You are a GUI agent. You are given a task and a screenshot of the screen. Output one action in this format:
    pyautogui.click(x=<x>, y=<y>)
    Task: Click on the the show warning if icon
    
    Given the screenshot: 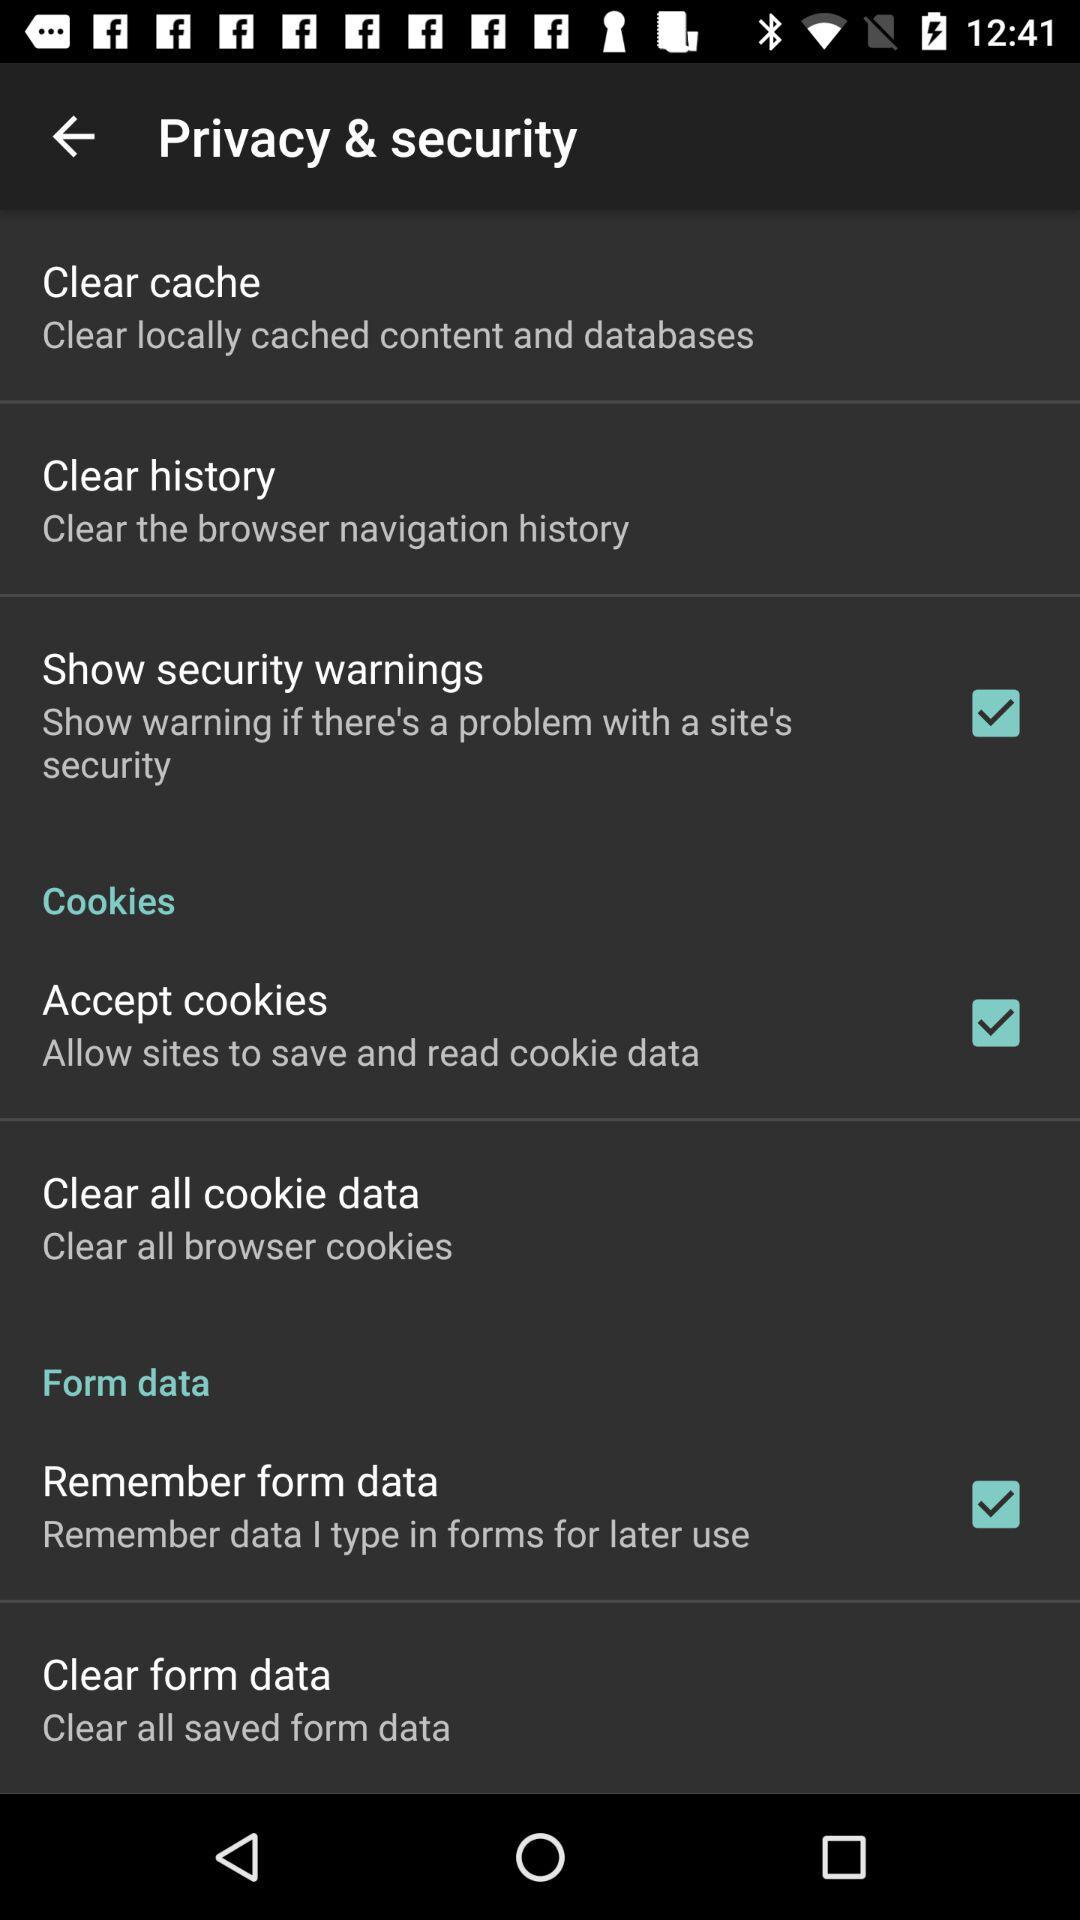 What is the action you would take?
    pyautogui.click(x=477, y=741)
    